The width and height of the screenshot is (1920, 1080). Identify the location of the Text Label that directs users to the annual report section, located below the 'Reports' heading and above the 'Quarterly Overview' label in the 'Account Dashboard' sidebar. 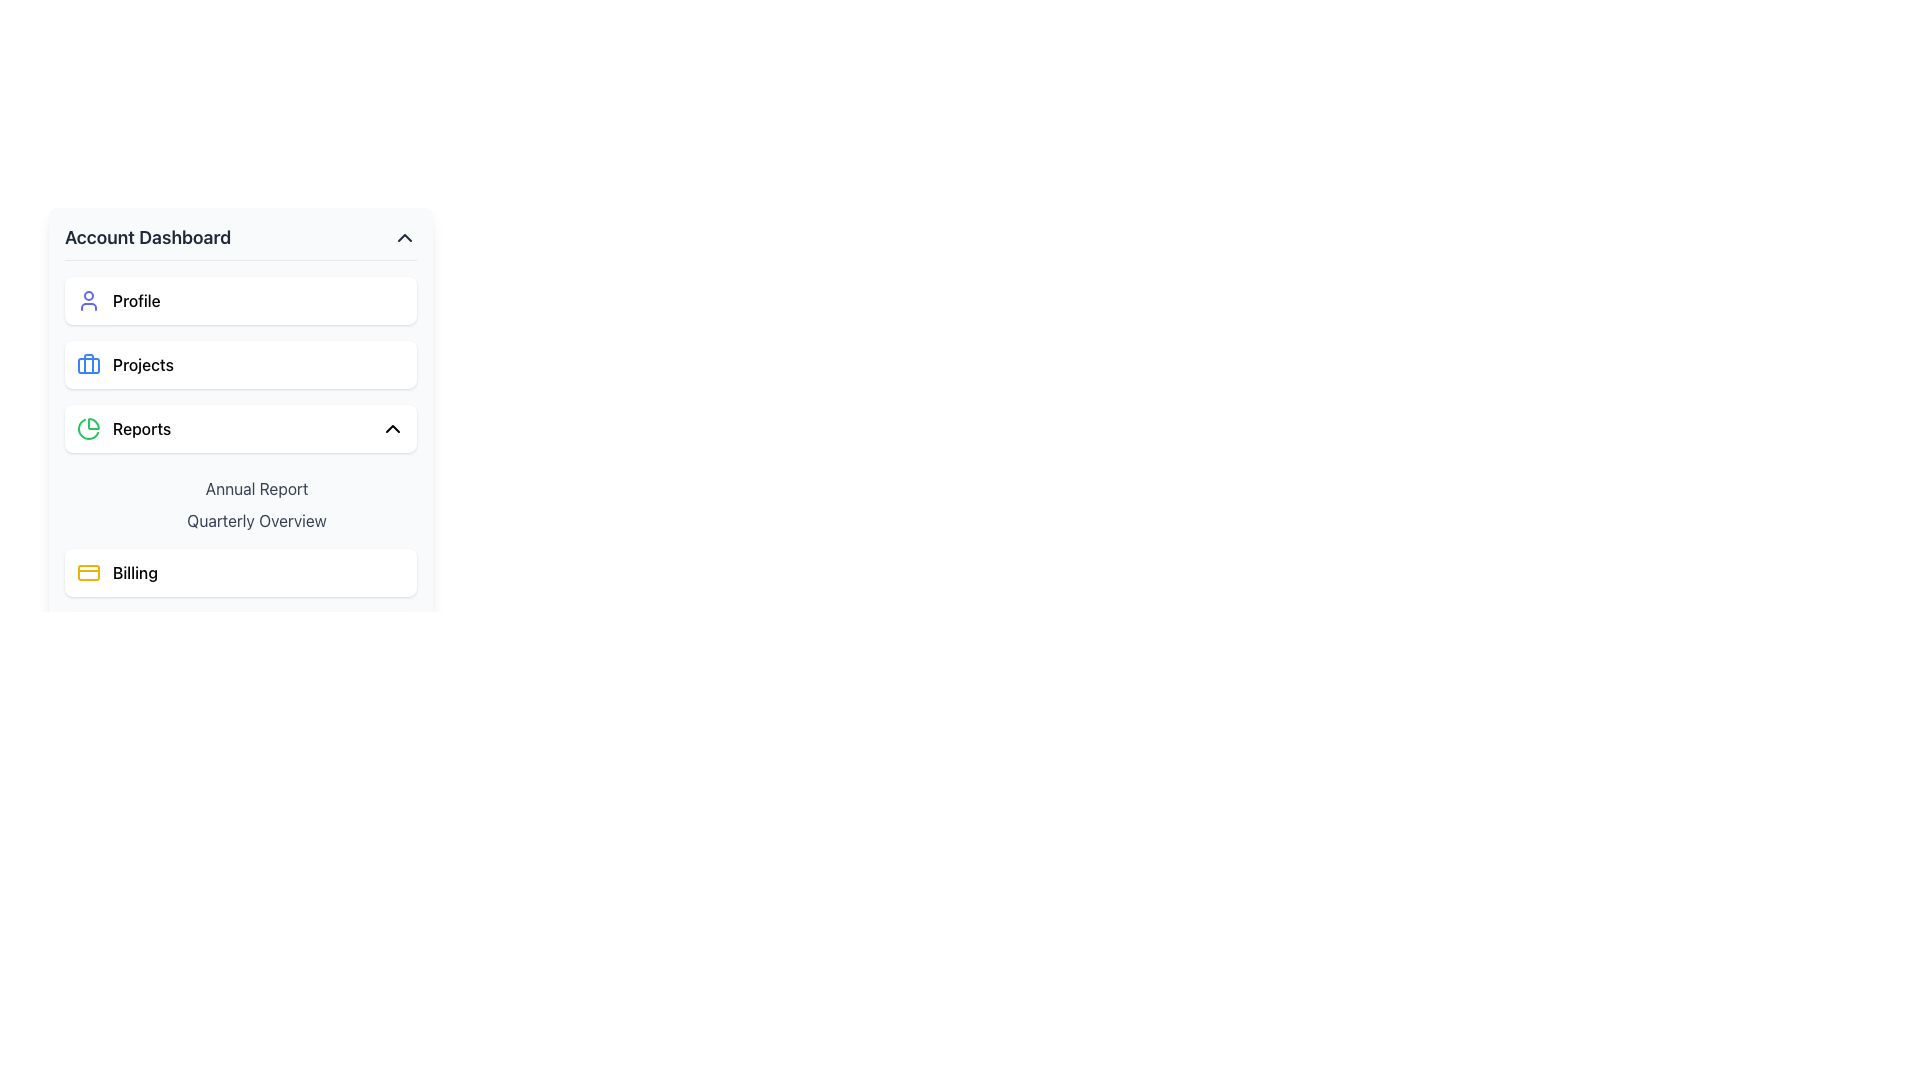
(256, 489).